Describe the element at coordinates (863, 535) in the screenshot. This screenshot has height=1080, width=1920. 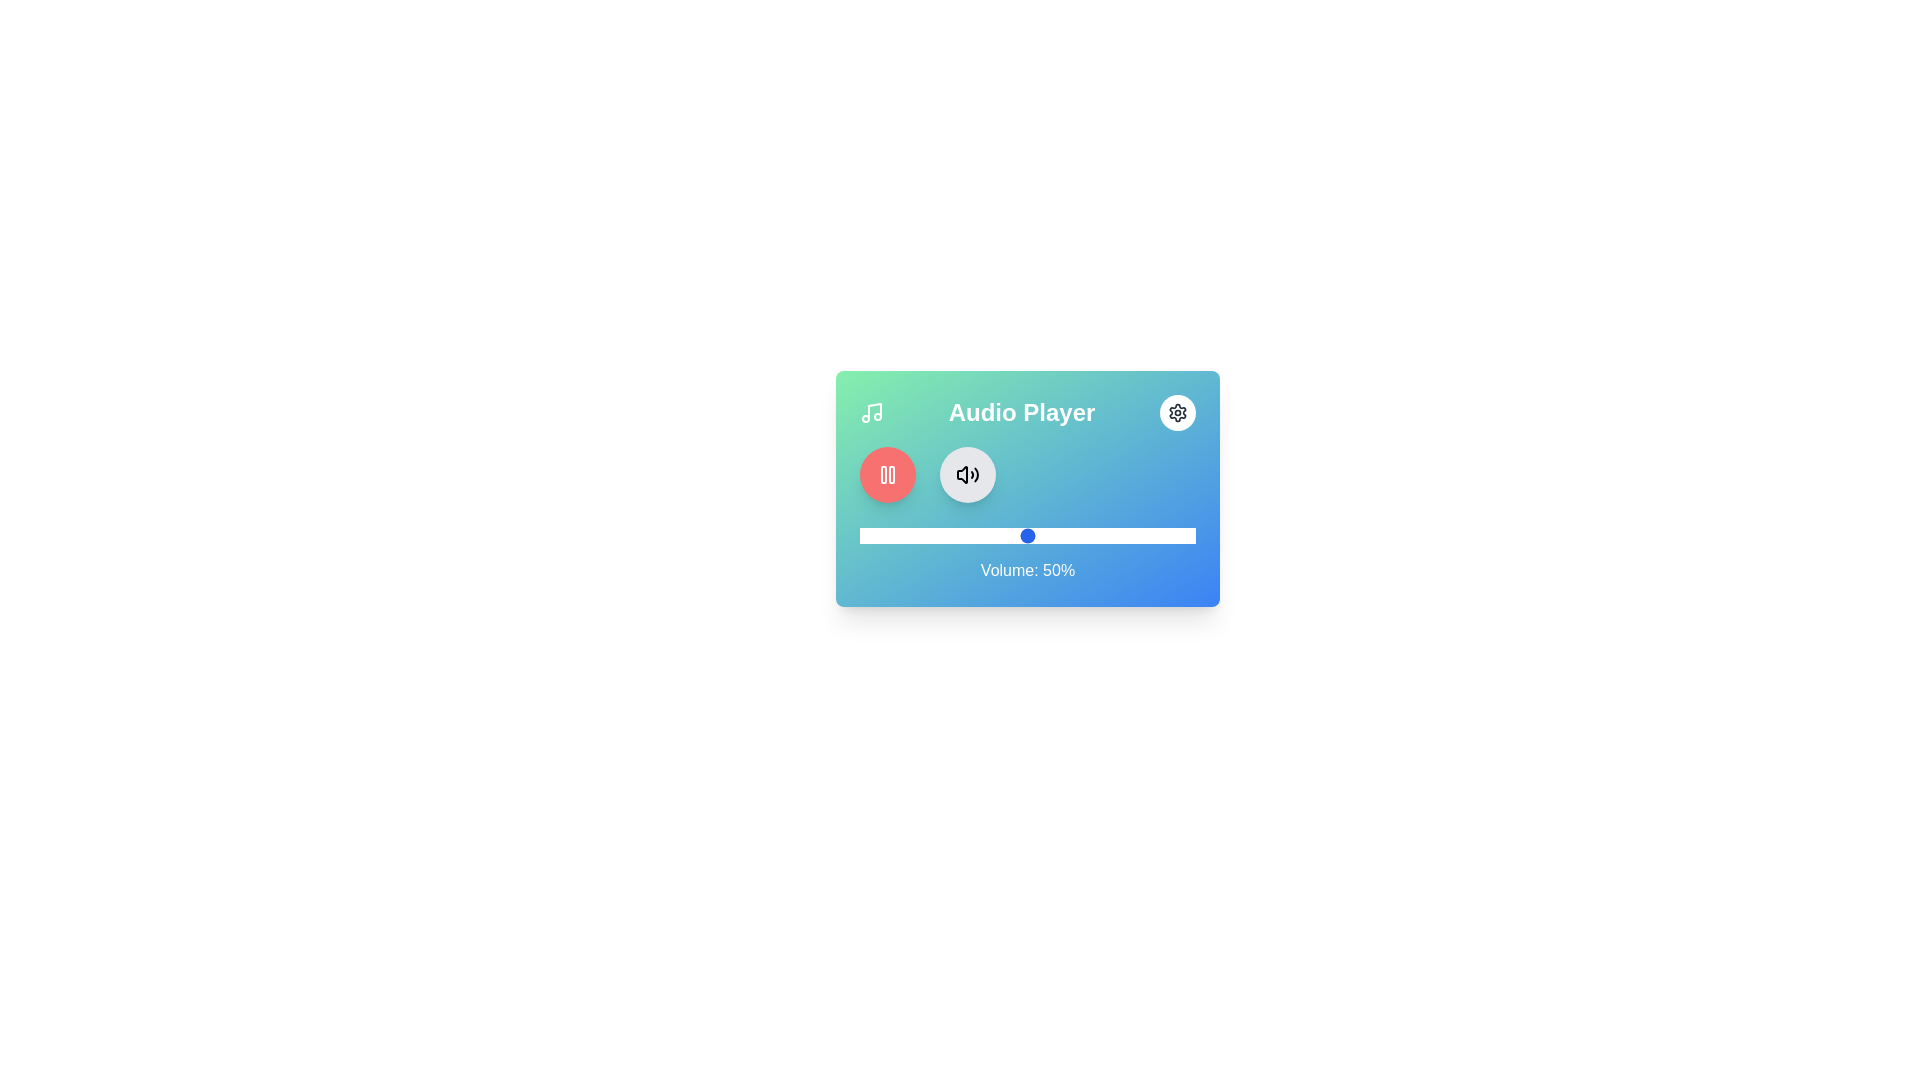
I see `volume` at that location.